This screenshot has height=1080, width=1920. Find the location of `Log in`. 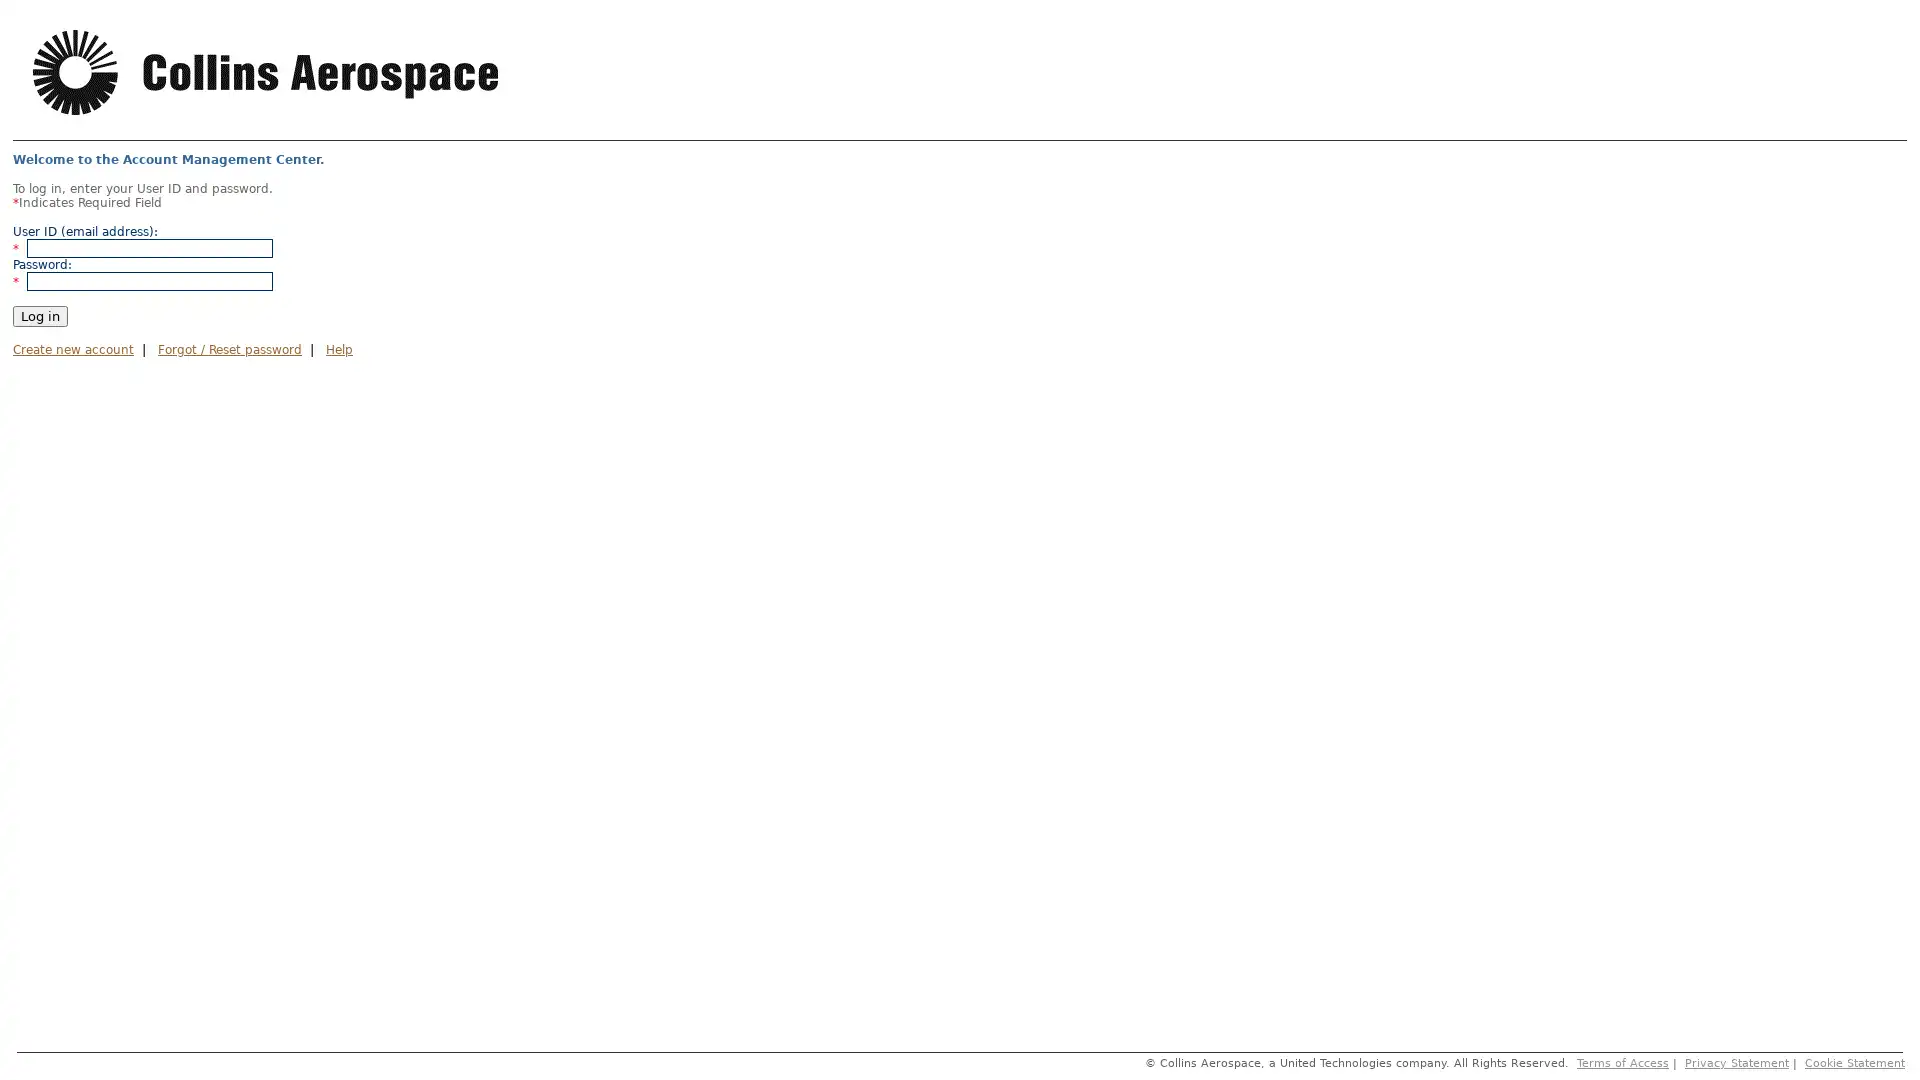

Log in is located at coordinates (40, 315).